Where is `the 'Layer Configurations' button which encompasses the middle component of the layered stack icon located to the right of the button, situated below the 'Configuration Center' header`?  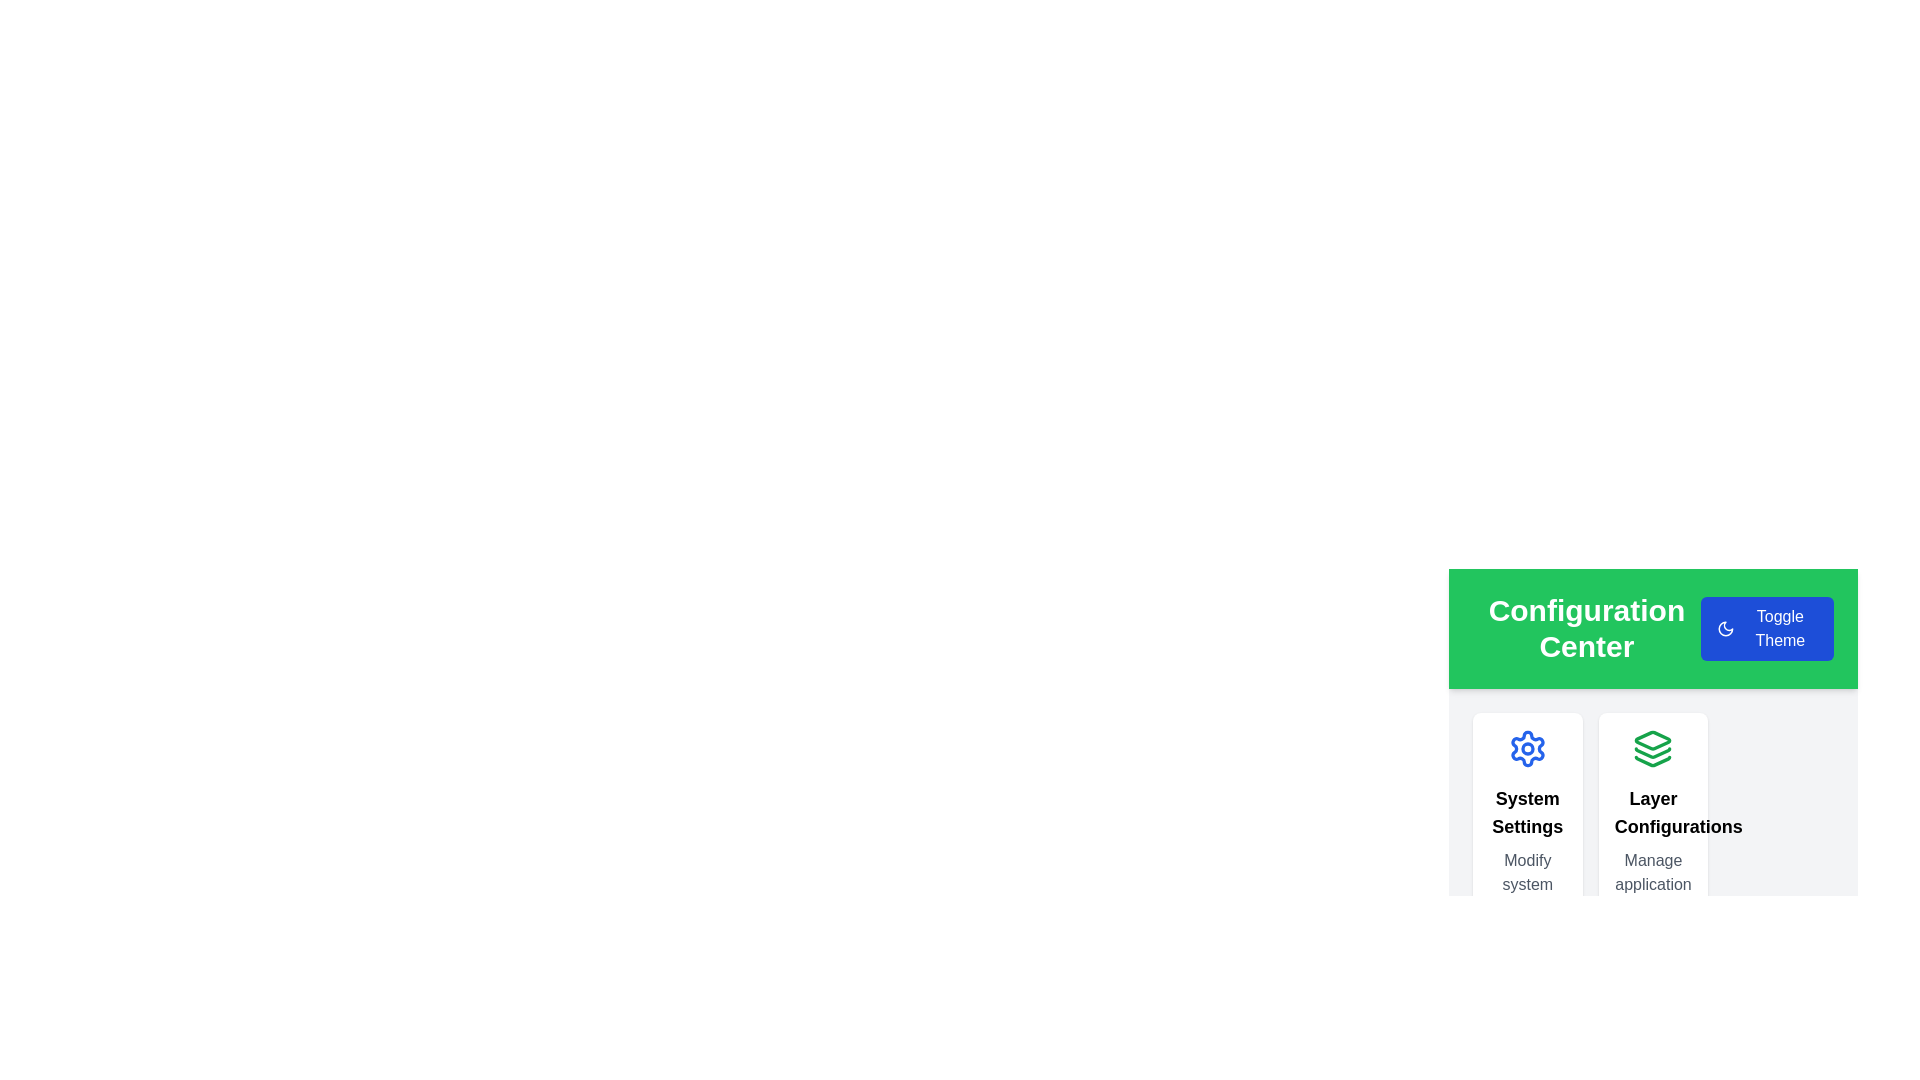
the 'Layer Configurations' button which encompasses the middle component of the layered stack icon located to the right of the button, situated below the 'Configuration Center' header is located at coordinates (1653, 753).